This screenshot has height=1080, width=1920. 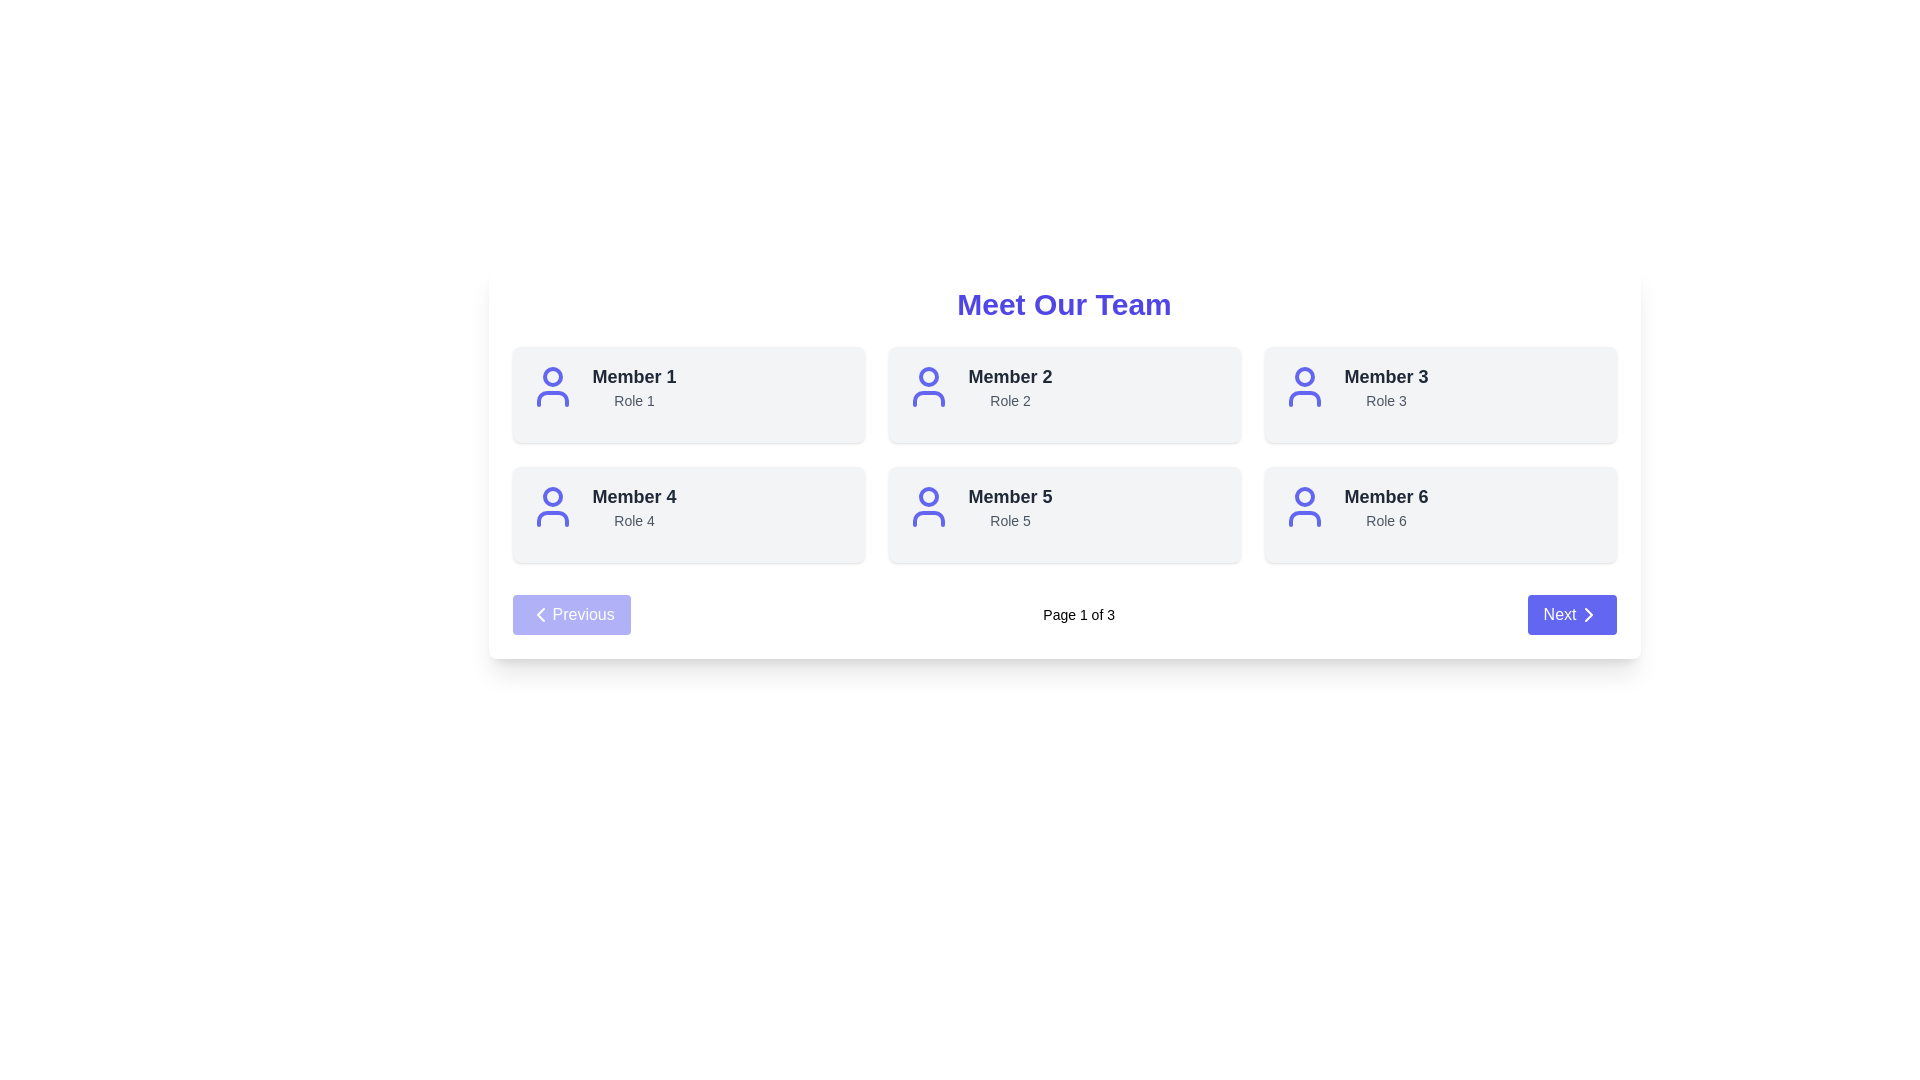 What do you see at coordinates (1571, 613) in the screenshot?
I see `the button located at the far right of the footer navigation bar` at bounding box center [1571, 613].